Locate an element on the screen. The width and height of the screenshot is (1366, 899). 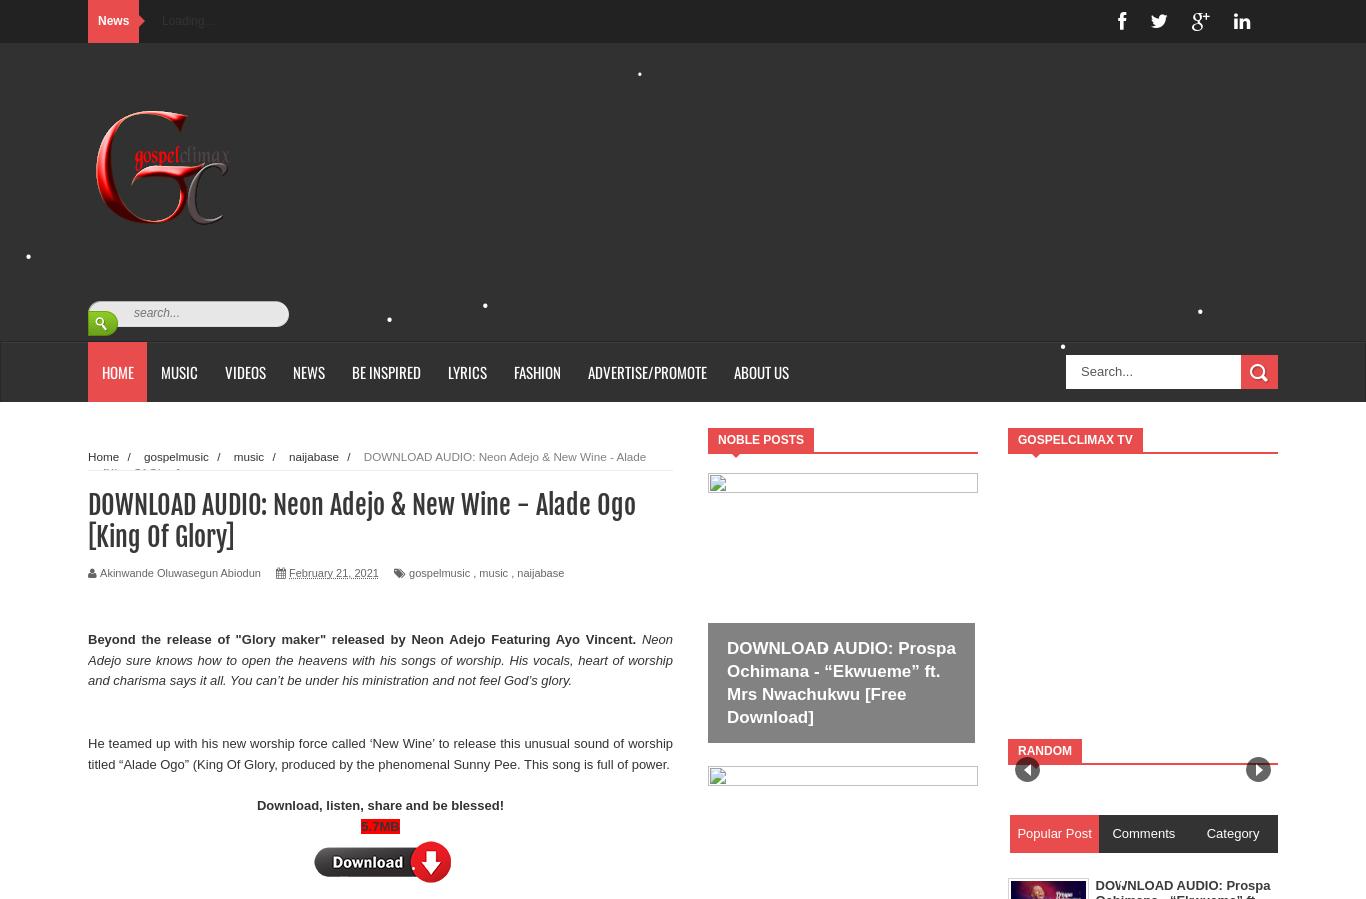
'Akinwande Oluwasegun Abiodun' is located at coordinates (179, 572).